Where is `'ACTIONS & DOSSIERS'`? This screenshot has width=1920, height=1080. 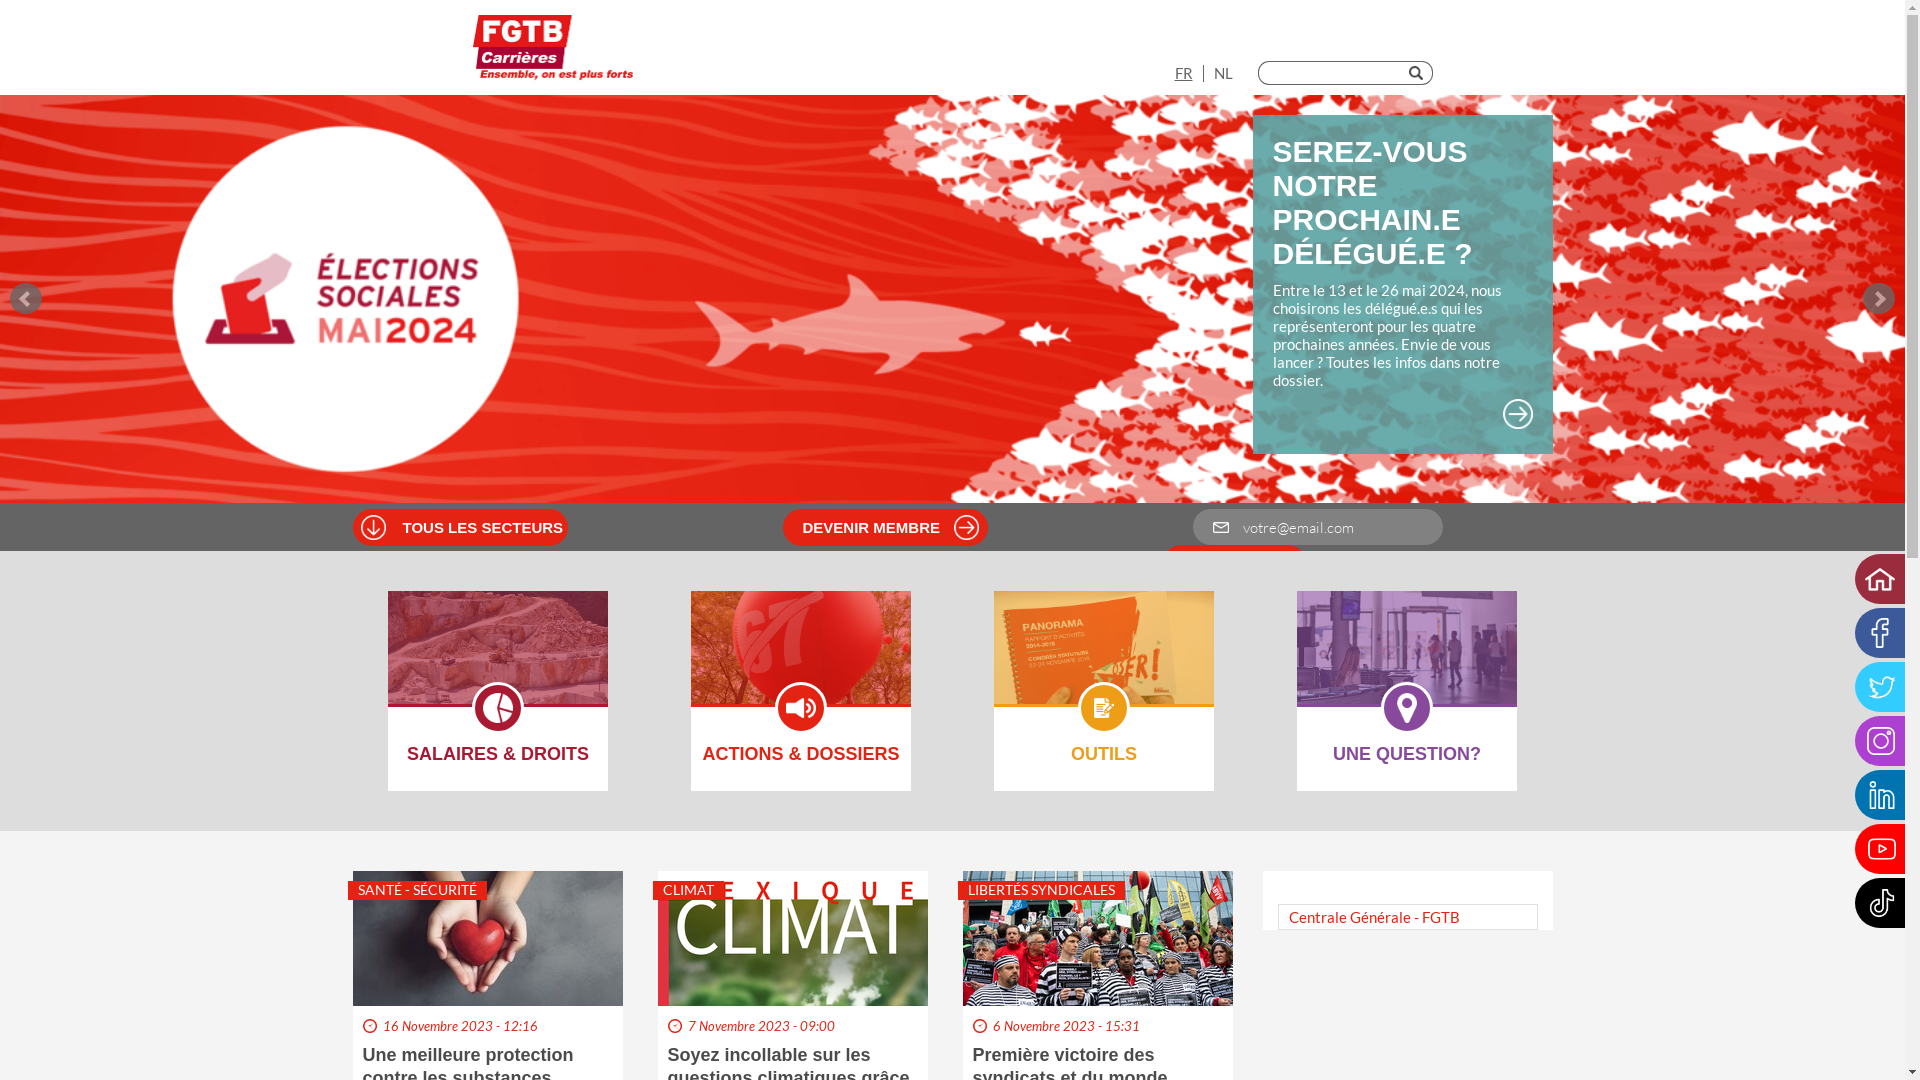 'ACTIONS & DOSSIERS' is located at coordinates (801, 660).